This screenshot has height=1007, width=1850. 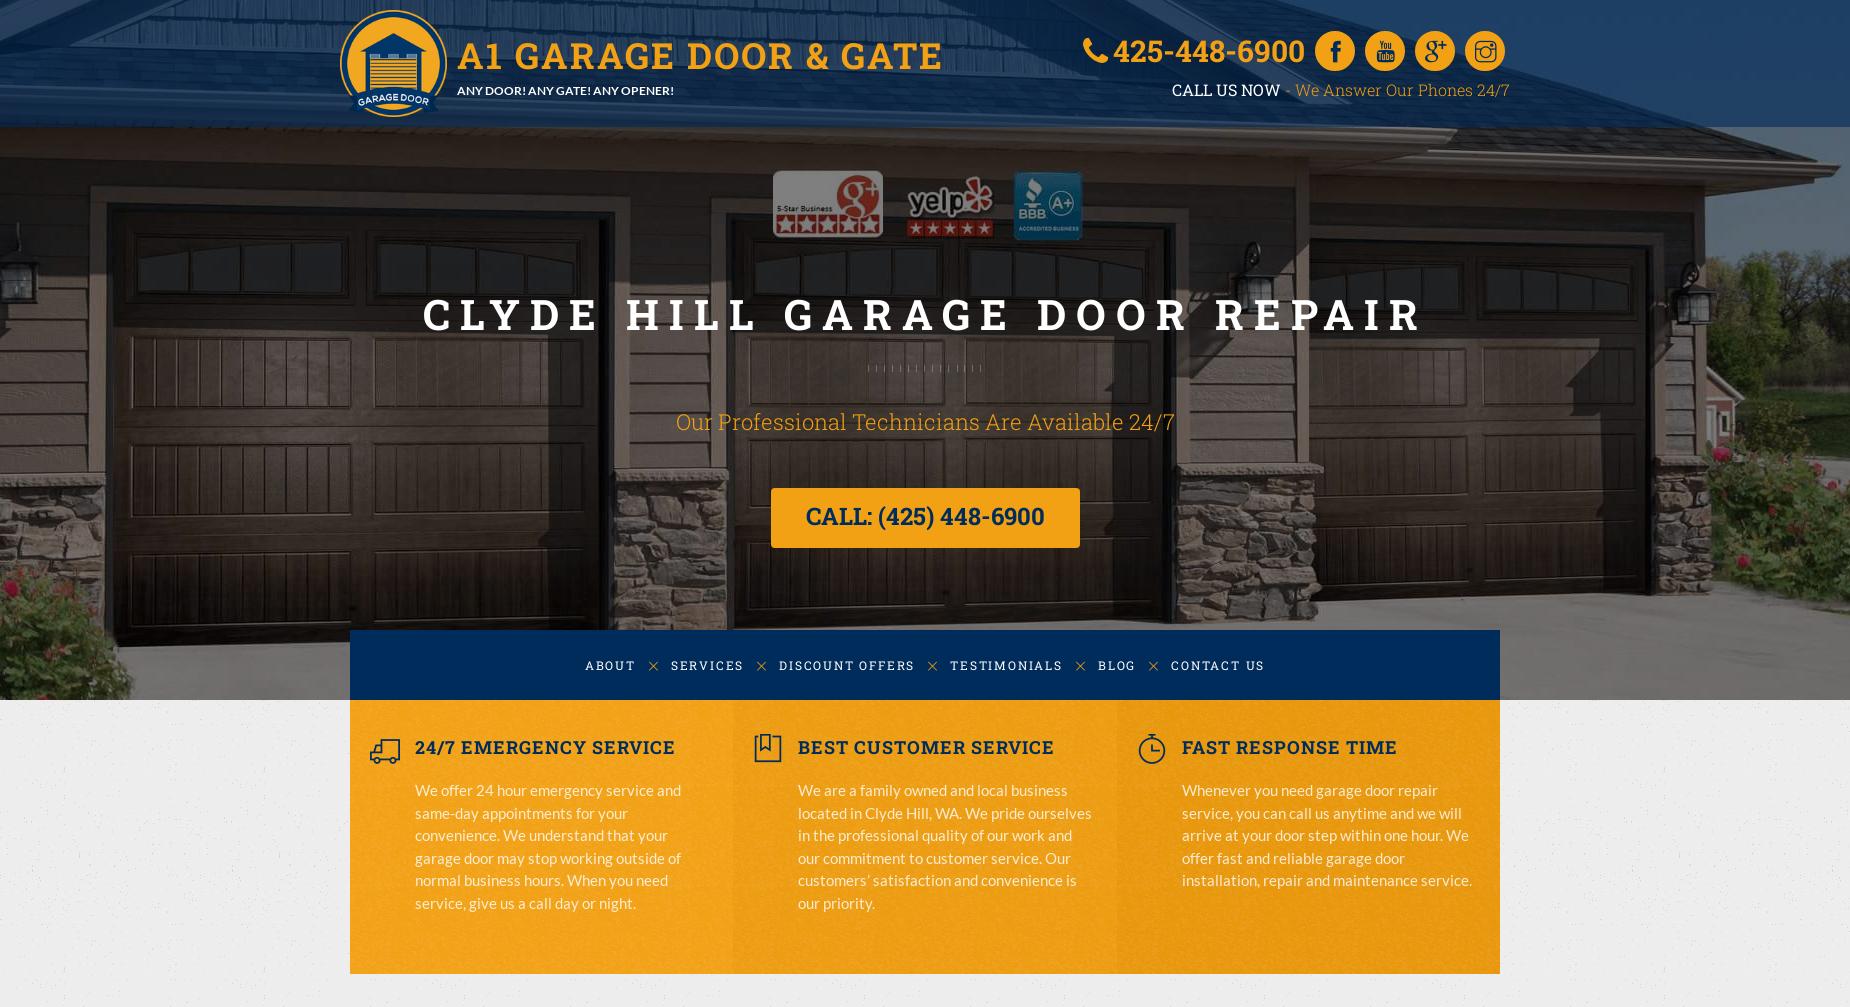 What do you see at coordinates (1115, 664) in the screenshot?
I see `'BLOG'` at bounding box center [1115, 664].